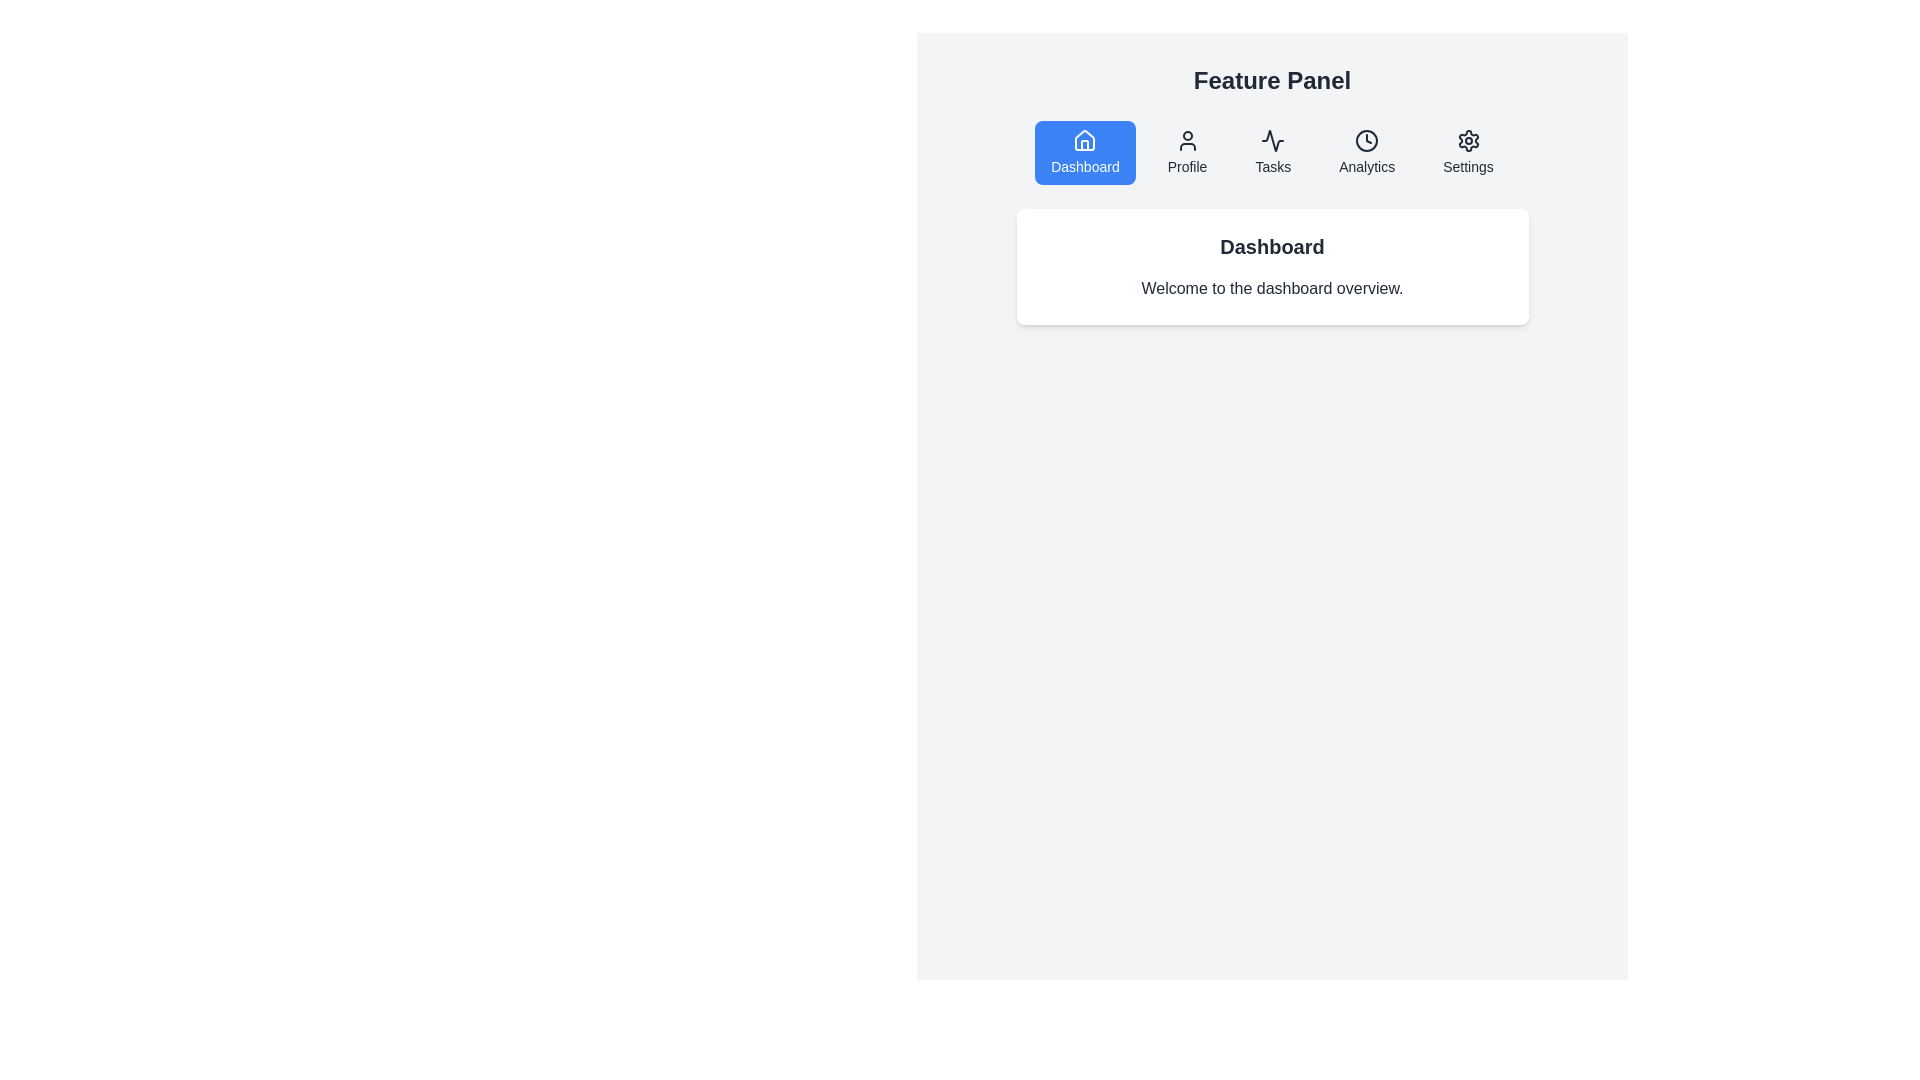 Image resolution: width=1920 pixels, height=1080 pixels. I want to click on the 'Profile' button, which features a human figure icon above the label 'Profile', so click(1187, 152).